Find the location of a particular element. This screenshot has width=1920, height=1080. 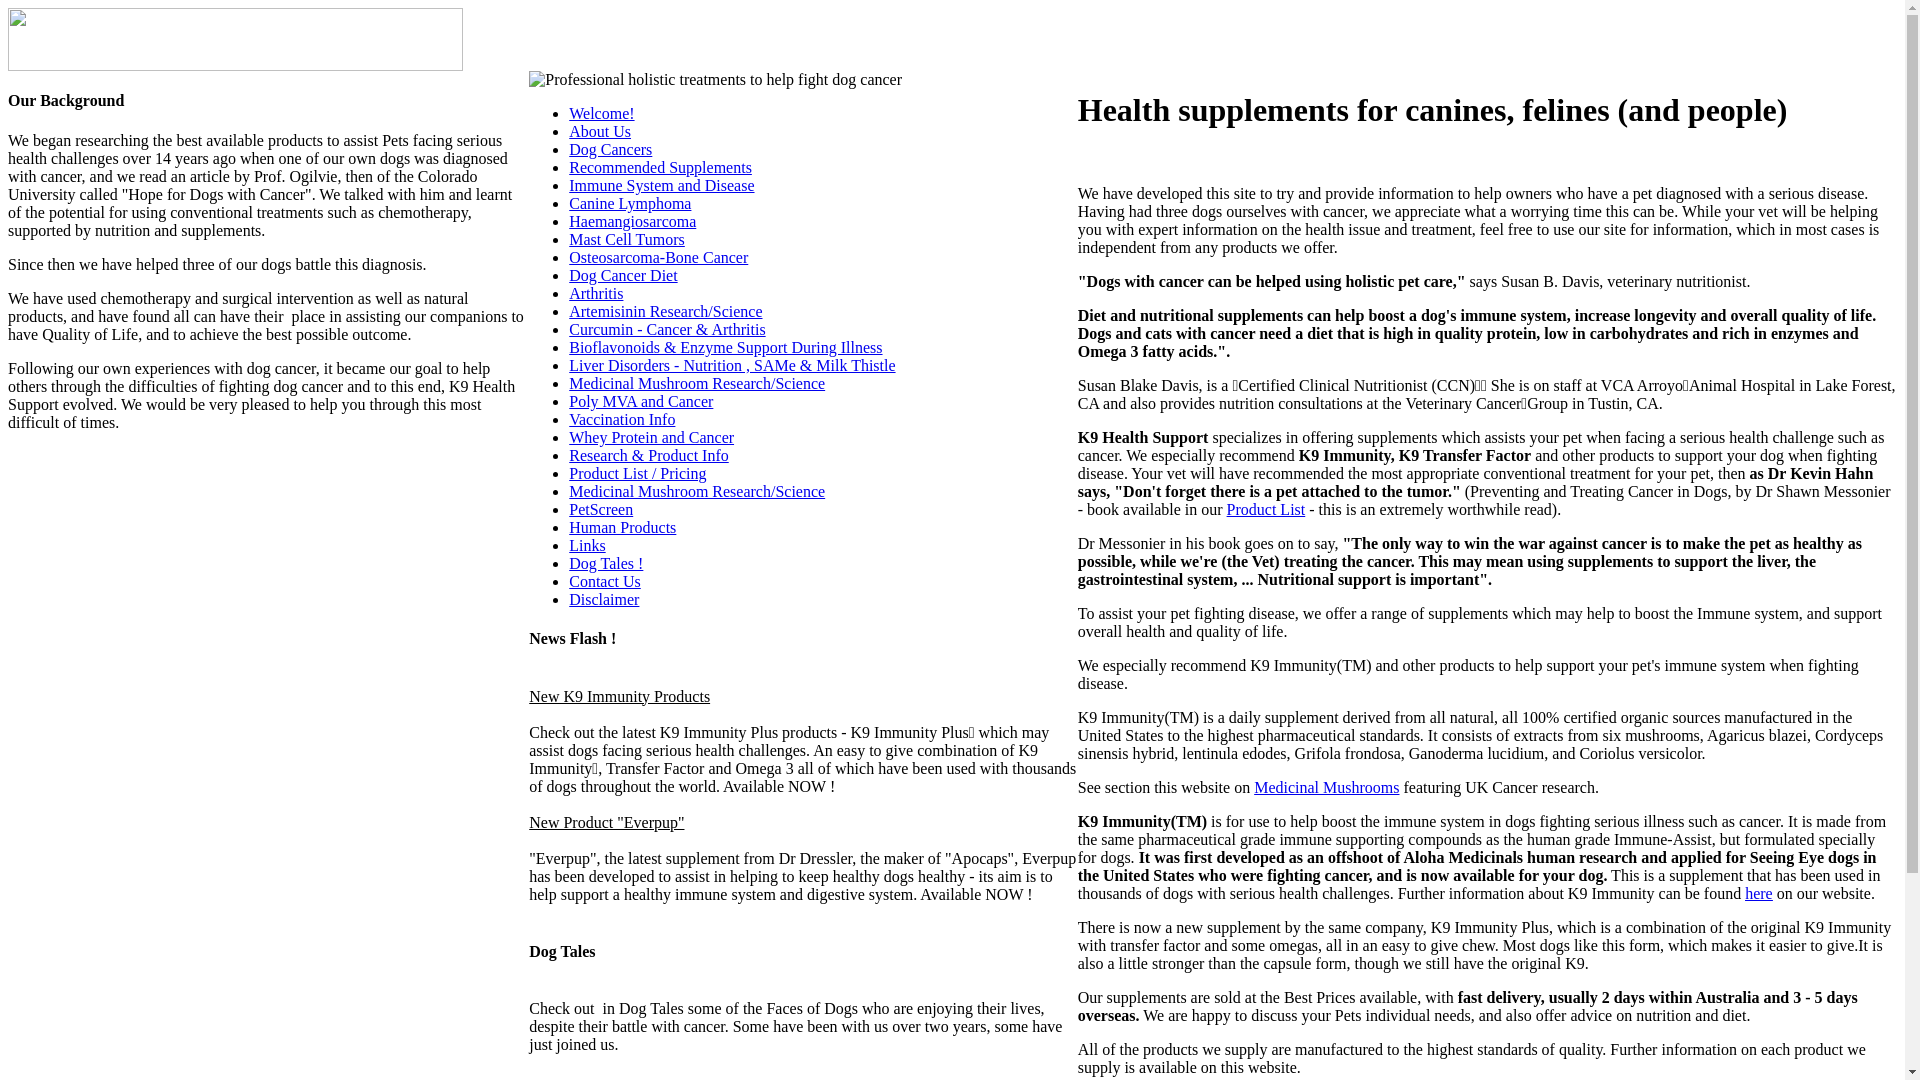

'Product List / Pricing' is located at coordinates (636, 473).